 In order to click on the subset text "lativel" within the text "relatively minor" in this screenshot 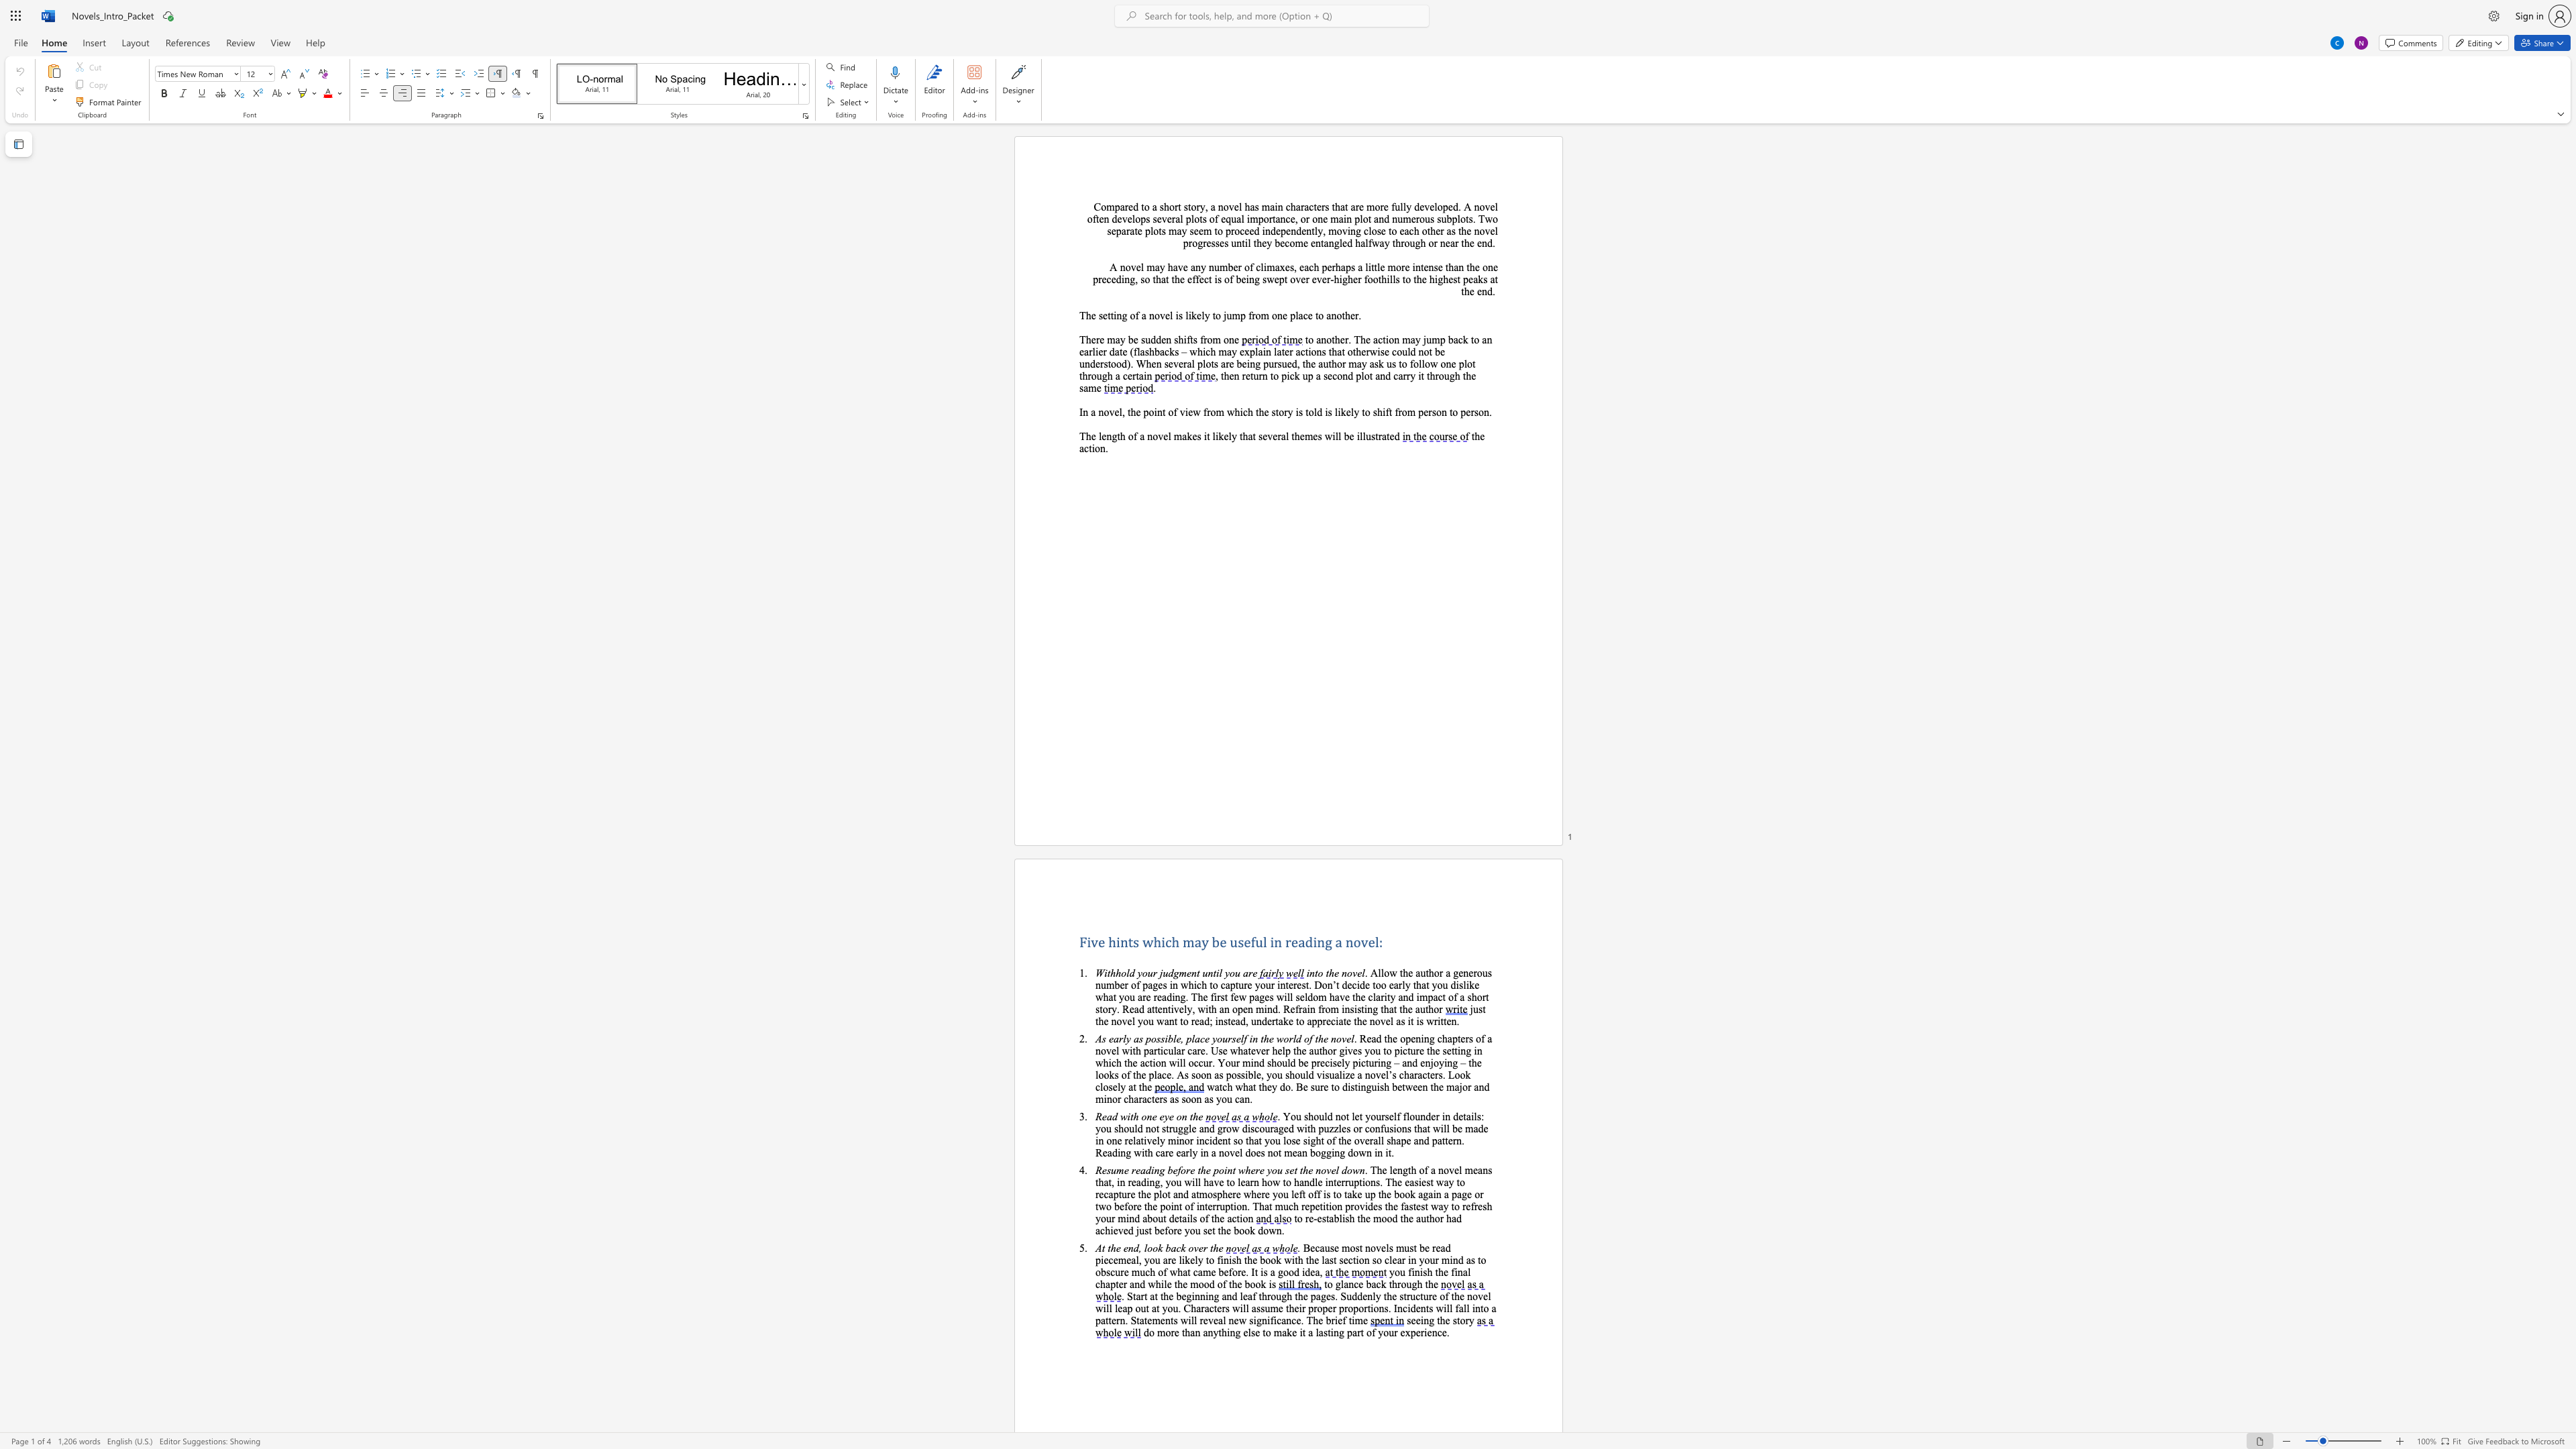, I will do `click(1132, 1140)`.